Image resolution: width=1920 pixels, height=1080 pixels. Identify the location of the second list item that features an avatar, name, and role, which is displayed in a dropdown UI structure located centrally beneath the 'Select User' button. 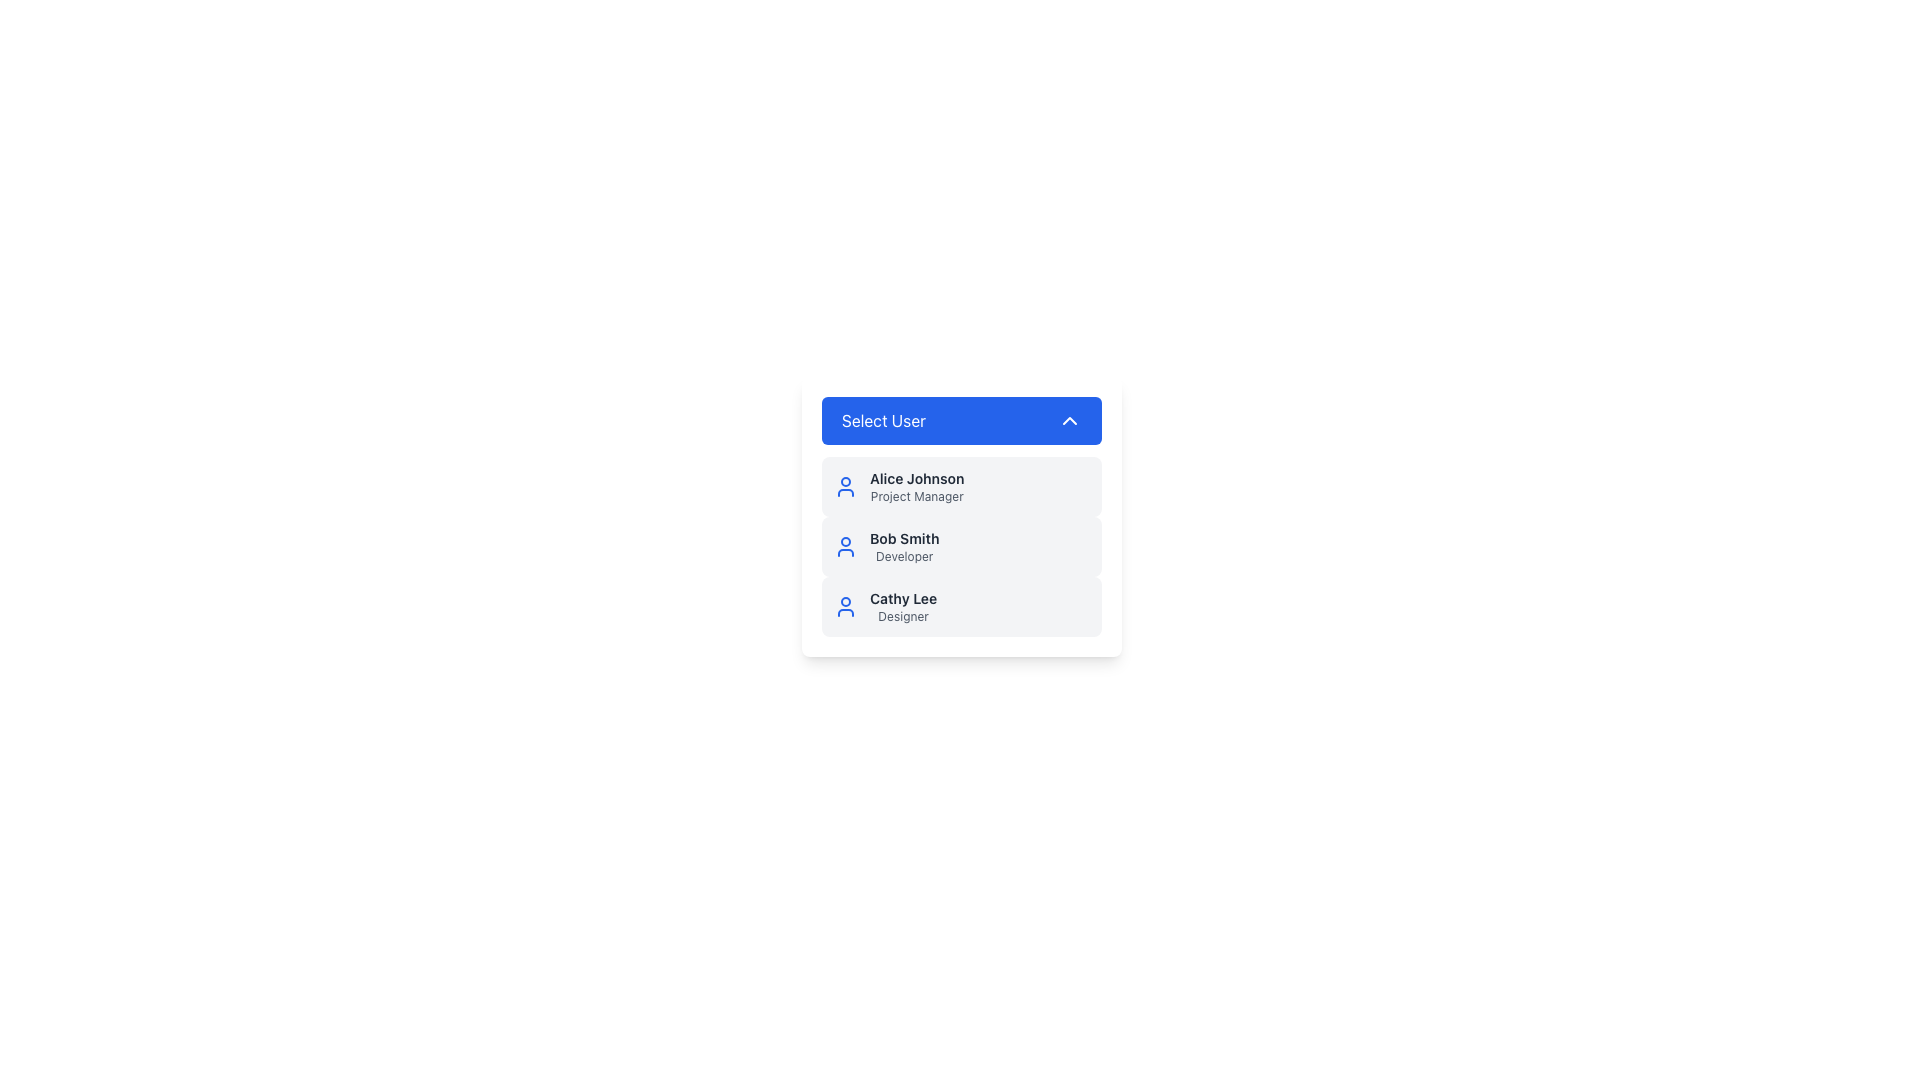
(961, 547).